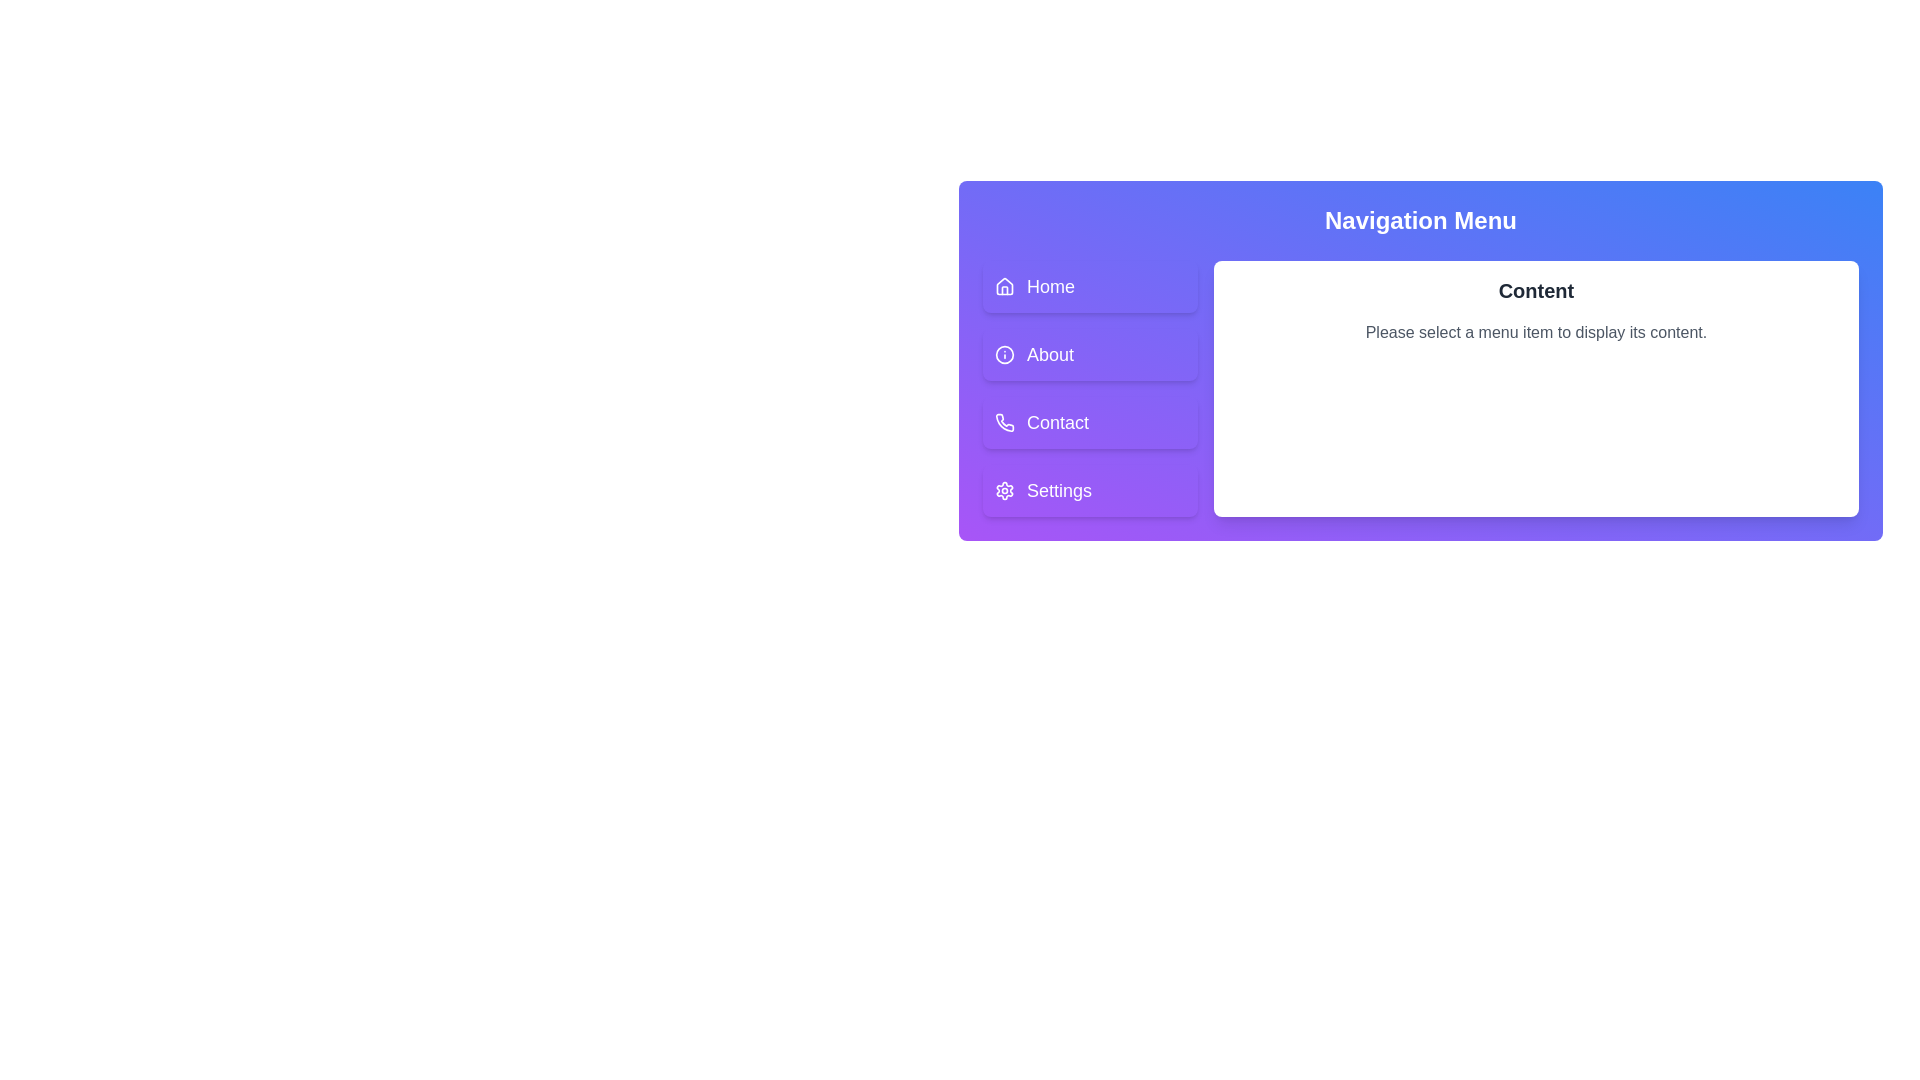  What do you see at coordinates (1005, 421) in the screenshot?
I see `the 'Contact' button in the vertical navigation menu` at bounding box center [1005, 421].